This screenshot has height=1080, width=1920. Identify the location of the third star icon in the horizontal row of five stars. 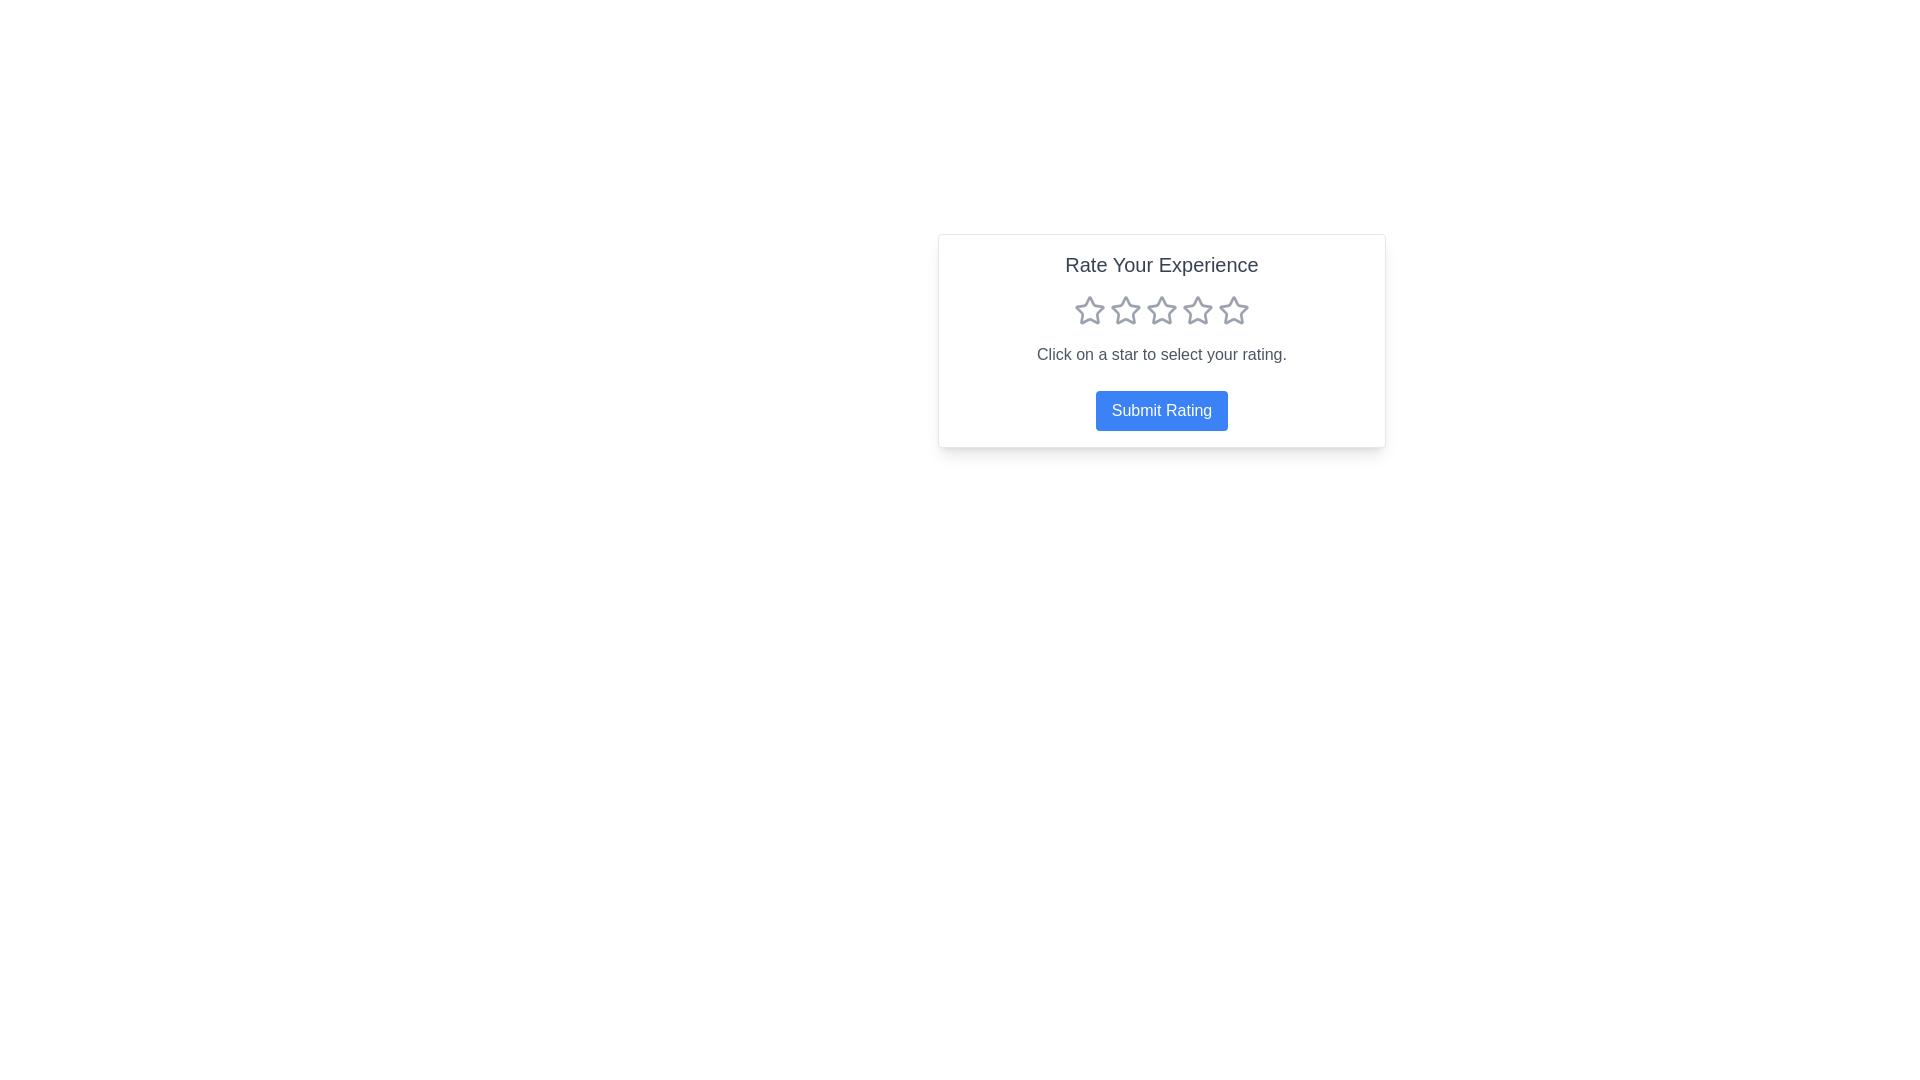
(1126, 311).